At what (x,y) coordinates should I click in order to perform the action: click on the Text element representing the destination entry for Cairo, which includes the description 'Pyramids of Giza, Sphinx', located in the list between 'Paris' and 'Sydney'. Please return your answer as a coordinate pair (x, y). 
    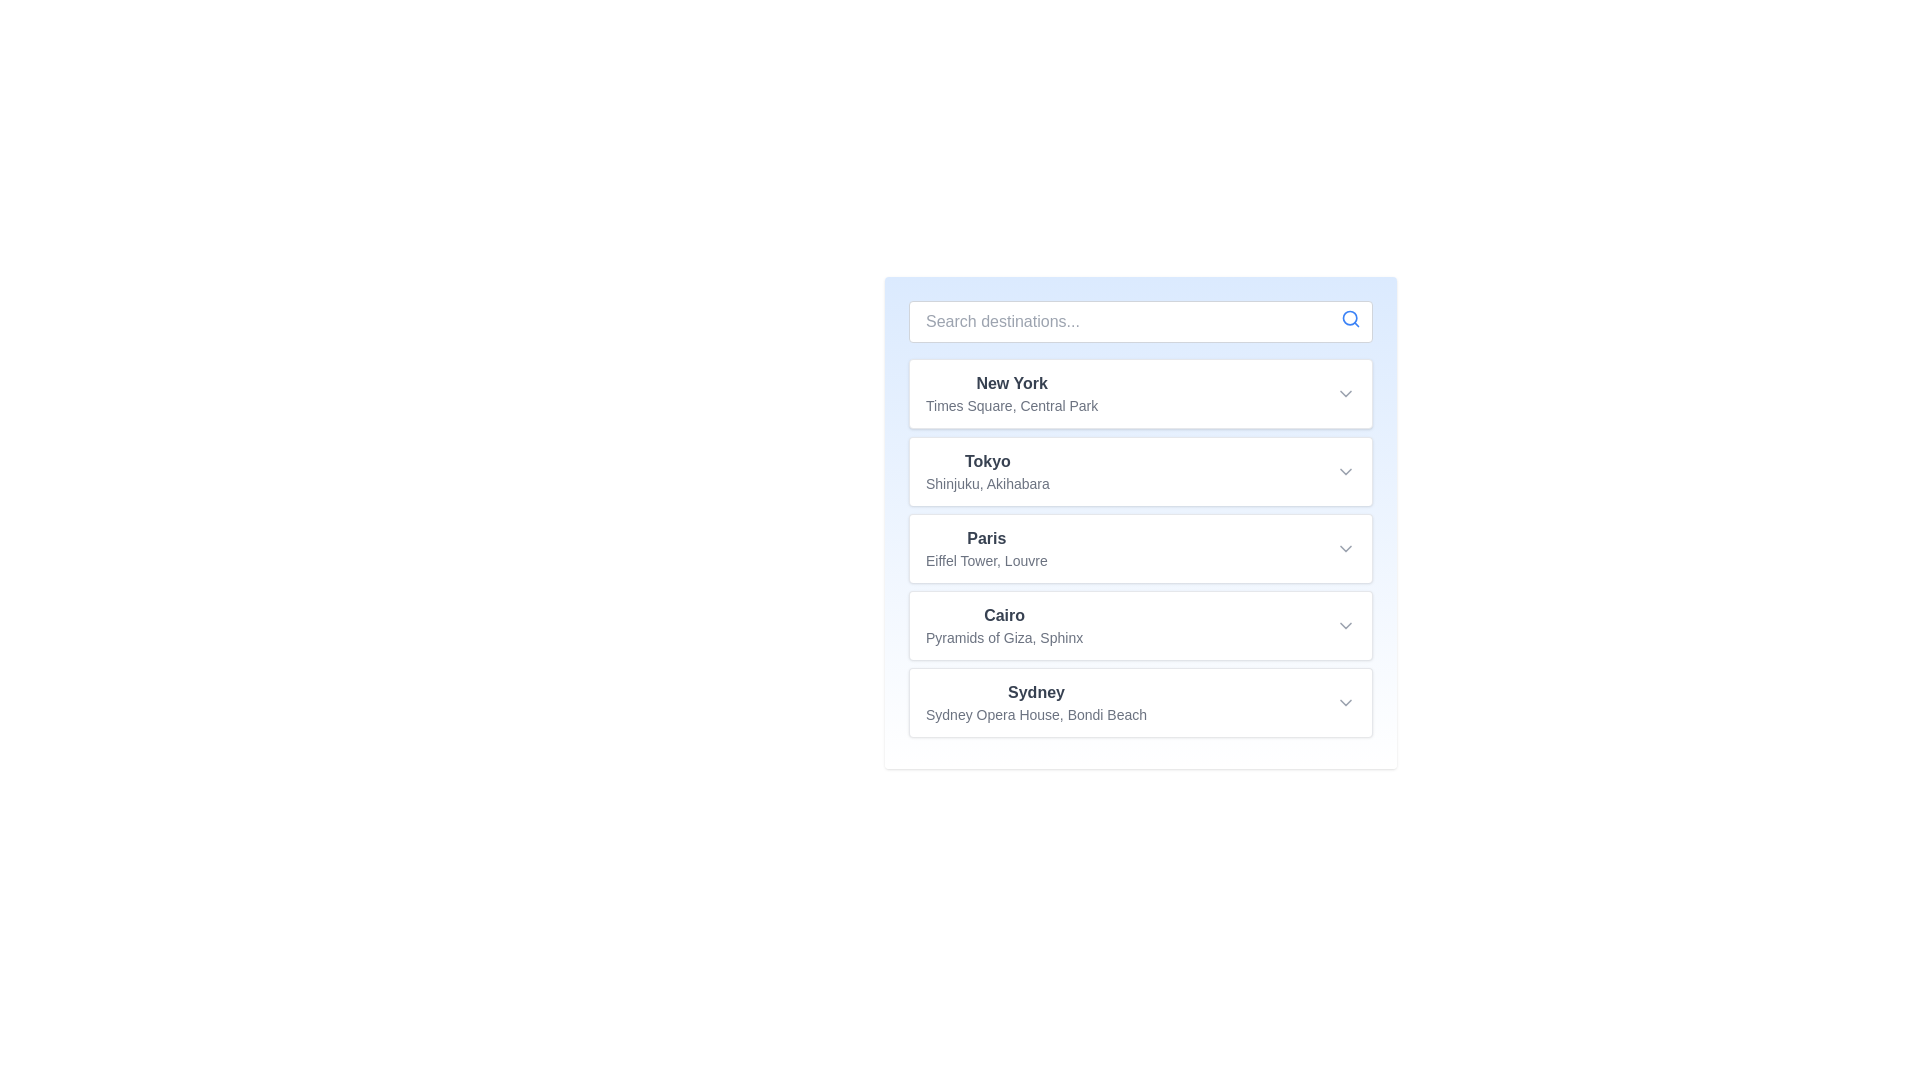
    Looking at the image, I should click on (1004, 624).